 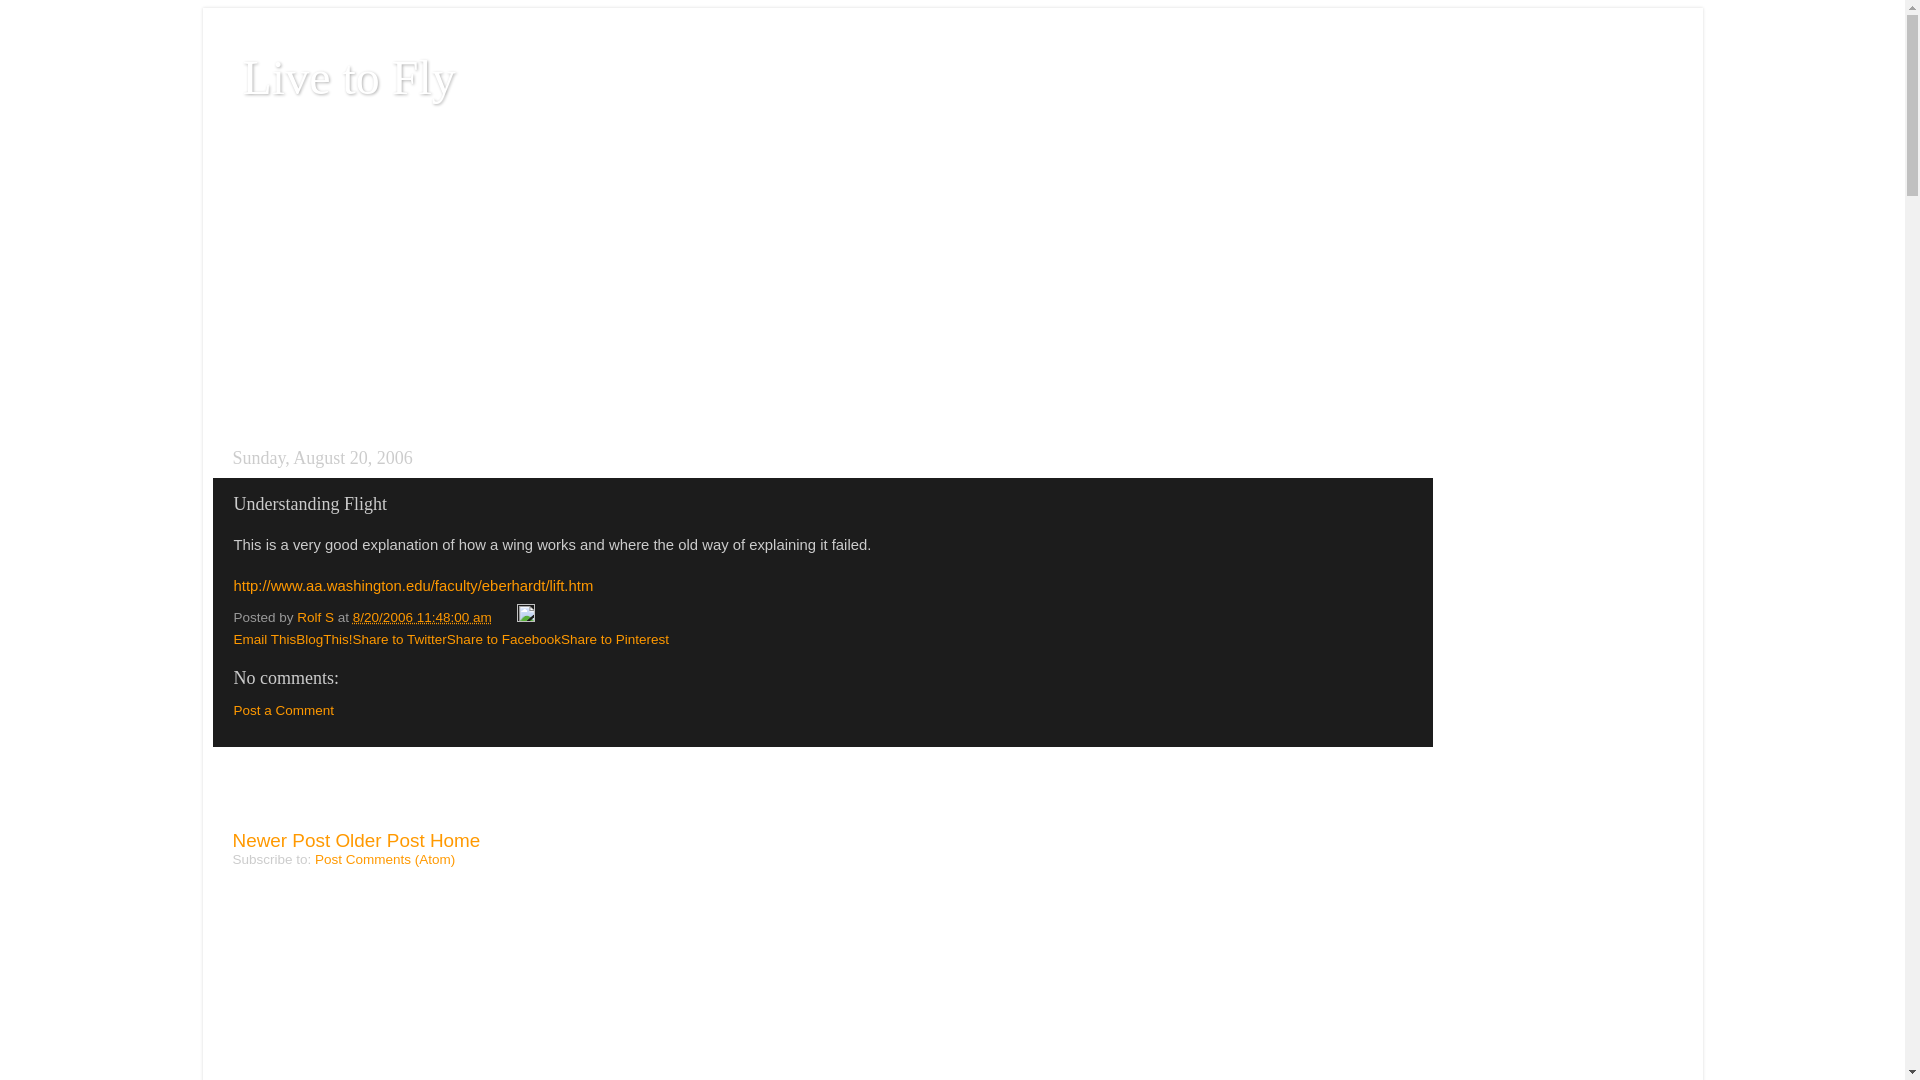 What do you see at coordinates (295, 639) in the screenshot?
I see `'BlogThis!'` at bounding box center [295, 639].